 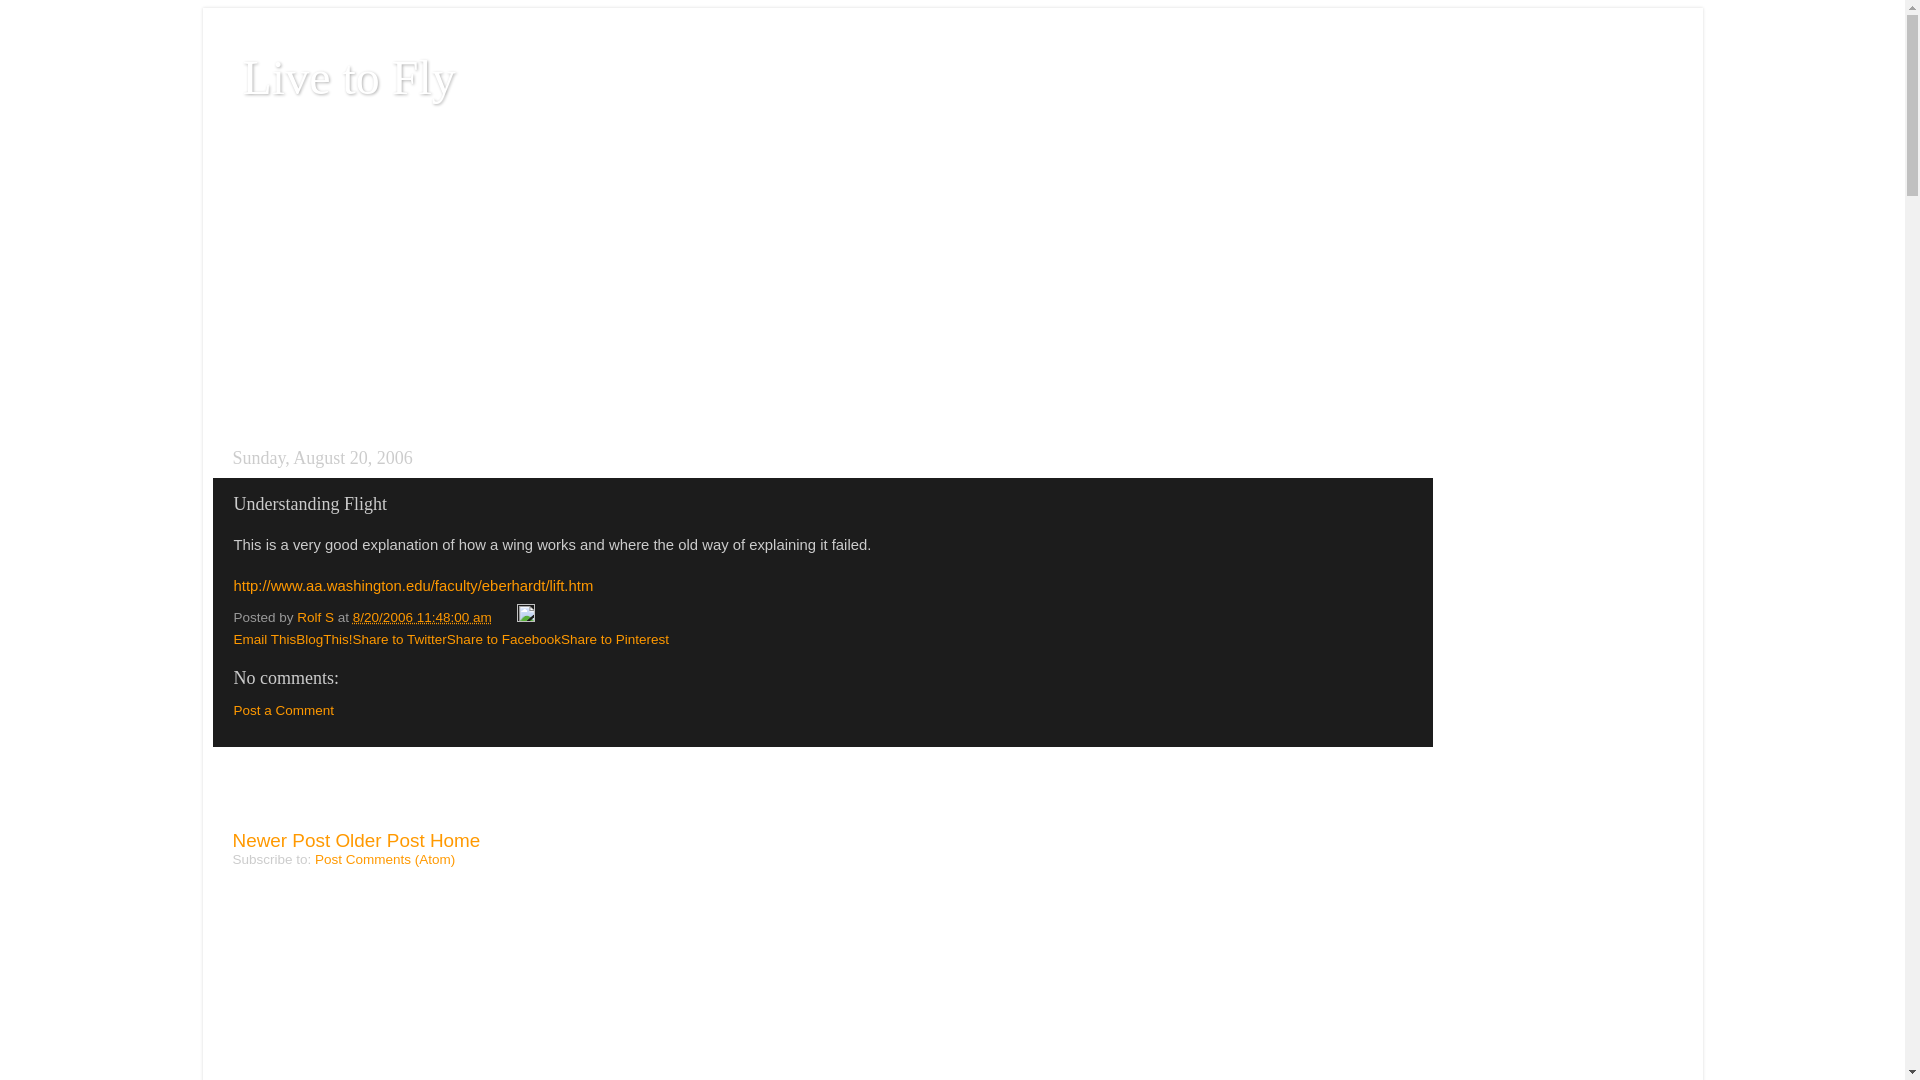 What do you see at coordinates (295, 639) in the screenshot?
I see `'BlogThis!'` at bounding box center [295, 639].